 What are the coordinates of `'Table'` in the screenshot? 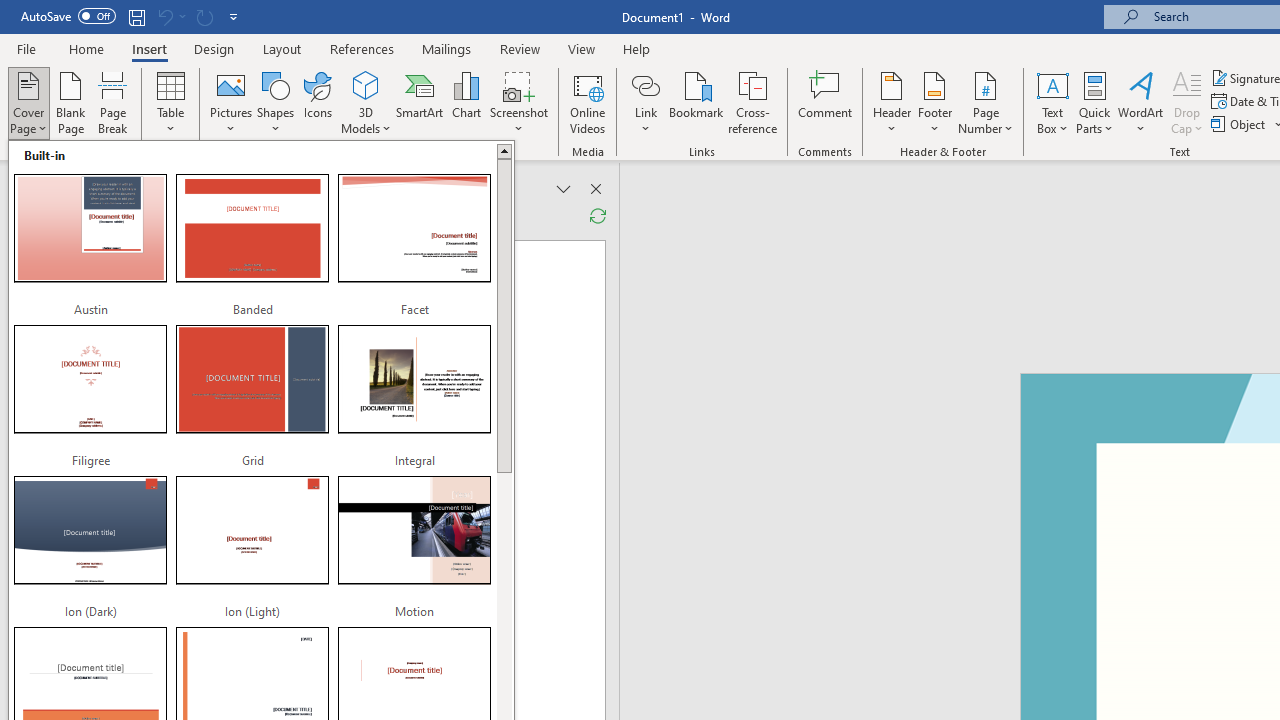 It's located at (170, 103).